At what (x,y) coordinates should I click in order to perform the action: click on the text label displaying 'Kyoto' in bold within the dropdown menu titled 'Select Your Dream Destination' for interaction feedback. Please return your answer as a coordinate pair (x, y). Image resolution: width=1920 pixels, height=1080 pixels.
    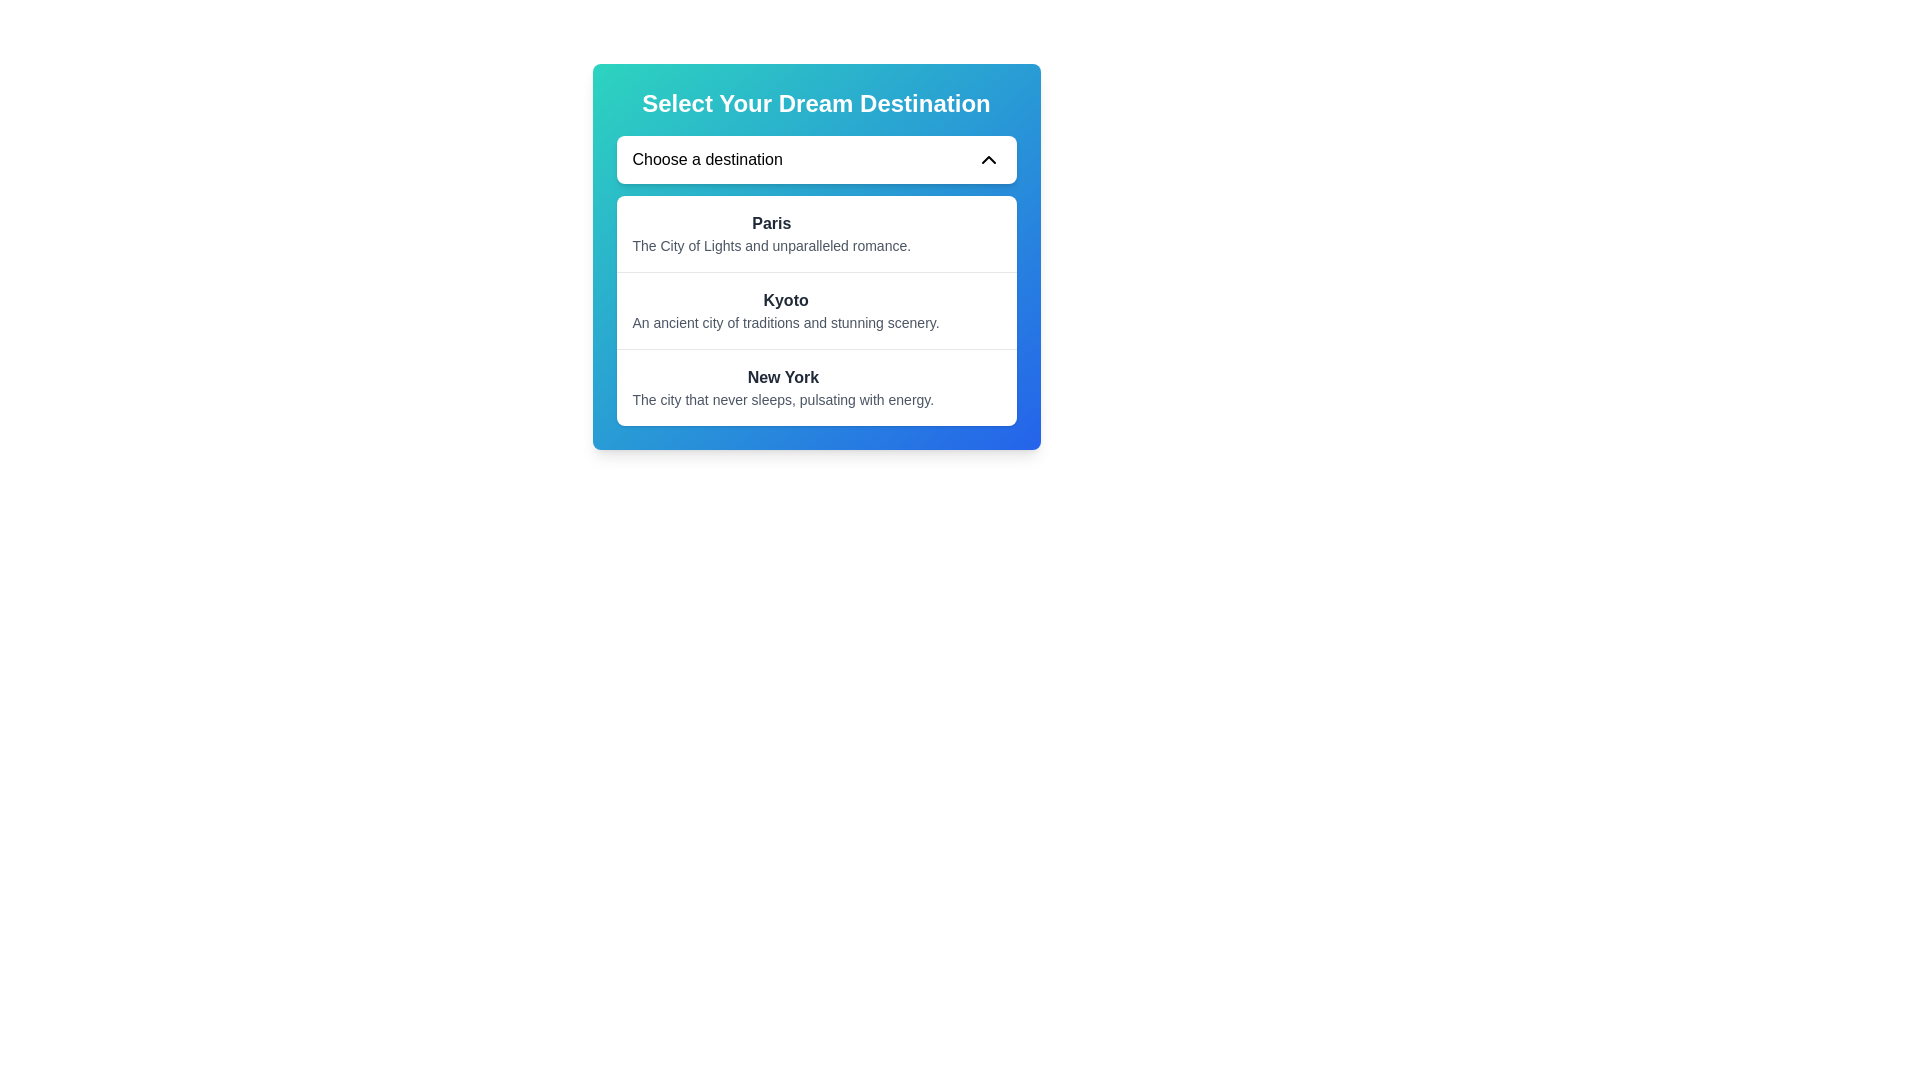
    Looking at the image, I should click on (785, 300).